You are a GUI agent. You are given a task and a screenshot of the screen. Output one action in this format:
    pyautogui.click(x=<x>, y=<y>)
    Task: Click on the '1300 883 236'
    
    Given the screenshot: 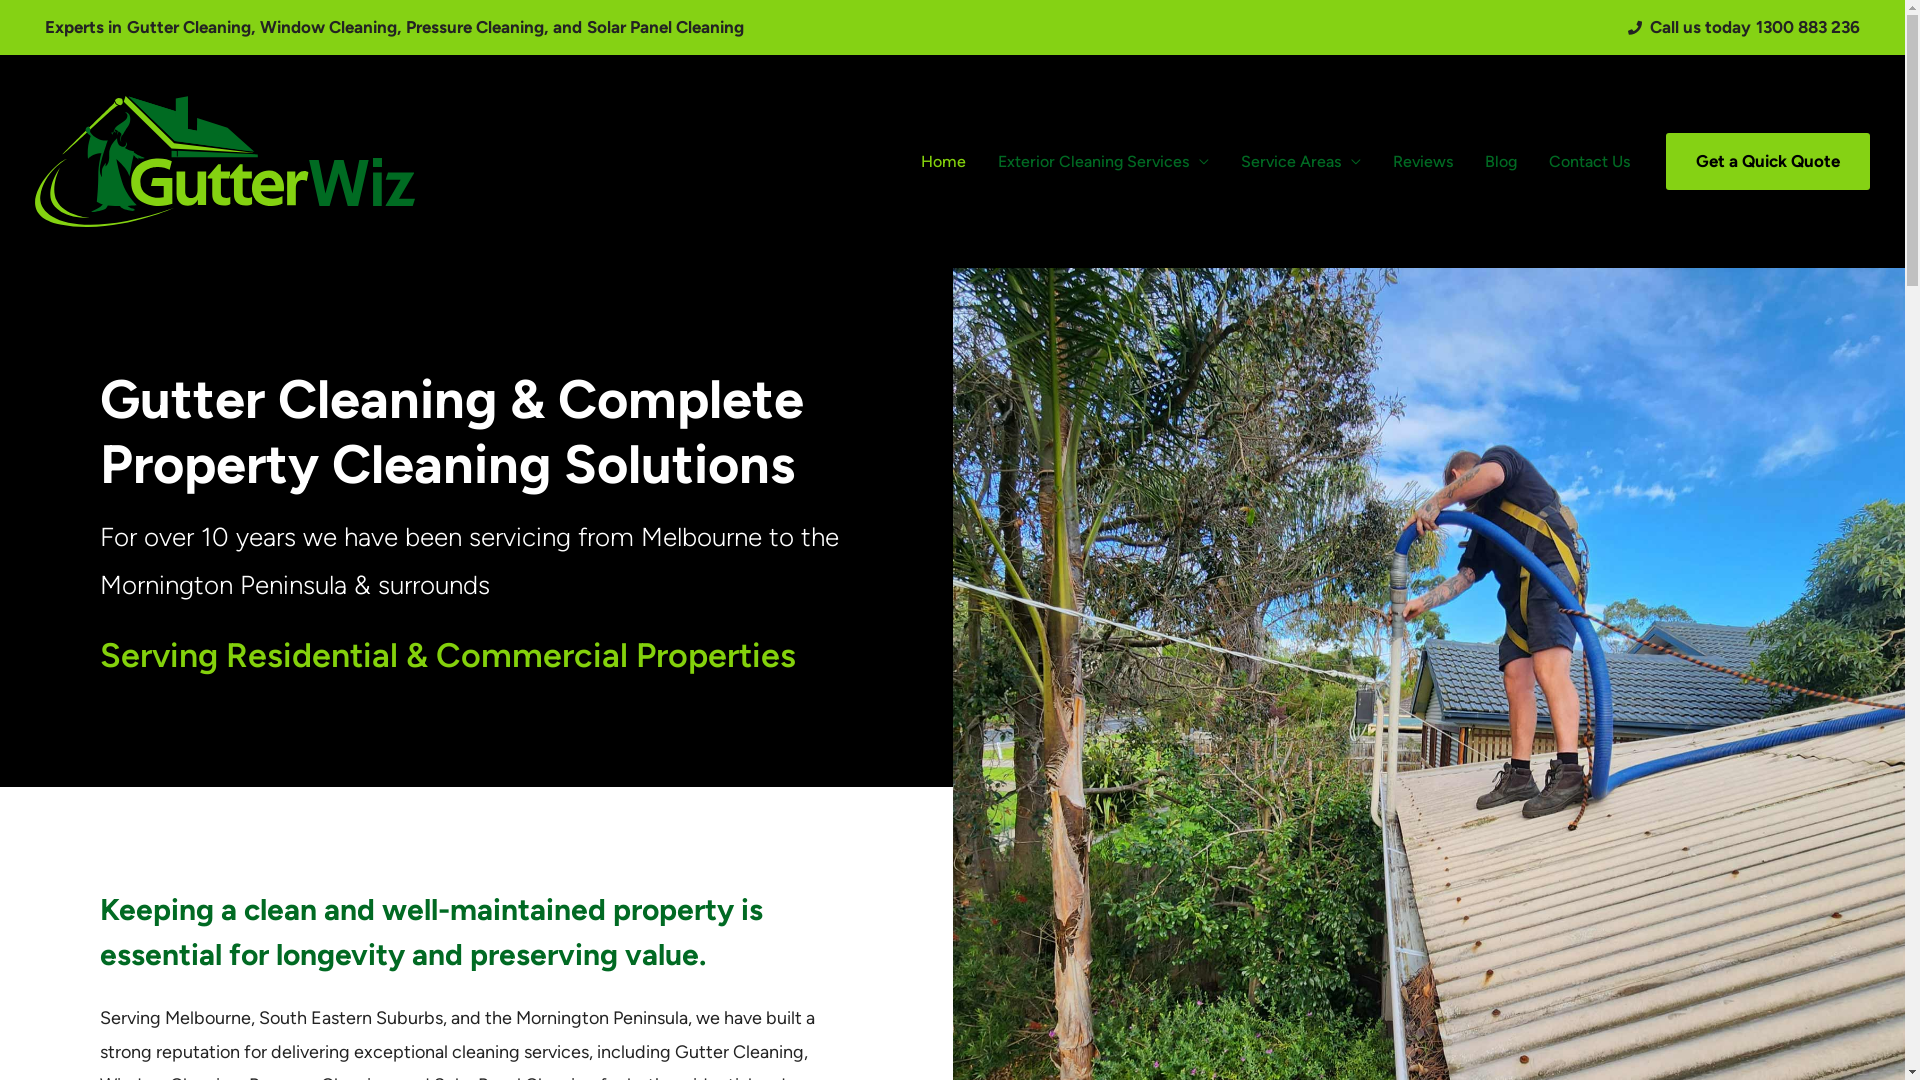 What is the action you would take?
    pyautogui.click(x=1808, y=27)
    